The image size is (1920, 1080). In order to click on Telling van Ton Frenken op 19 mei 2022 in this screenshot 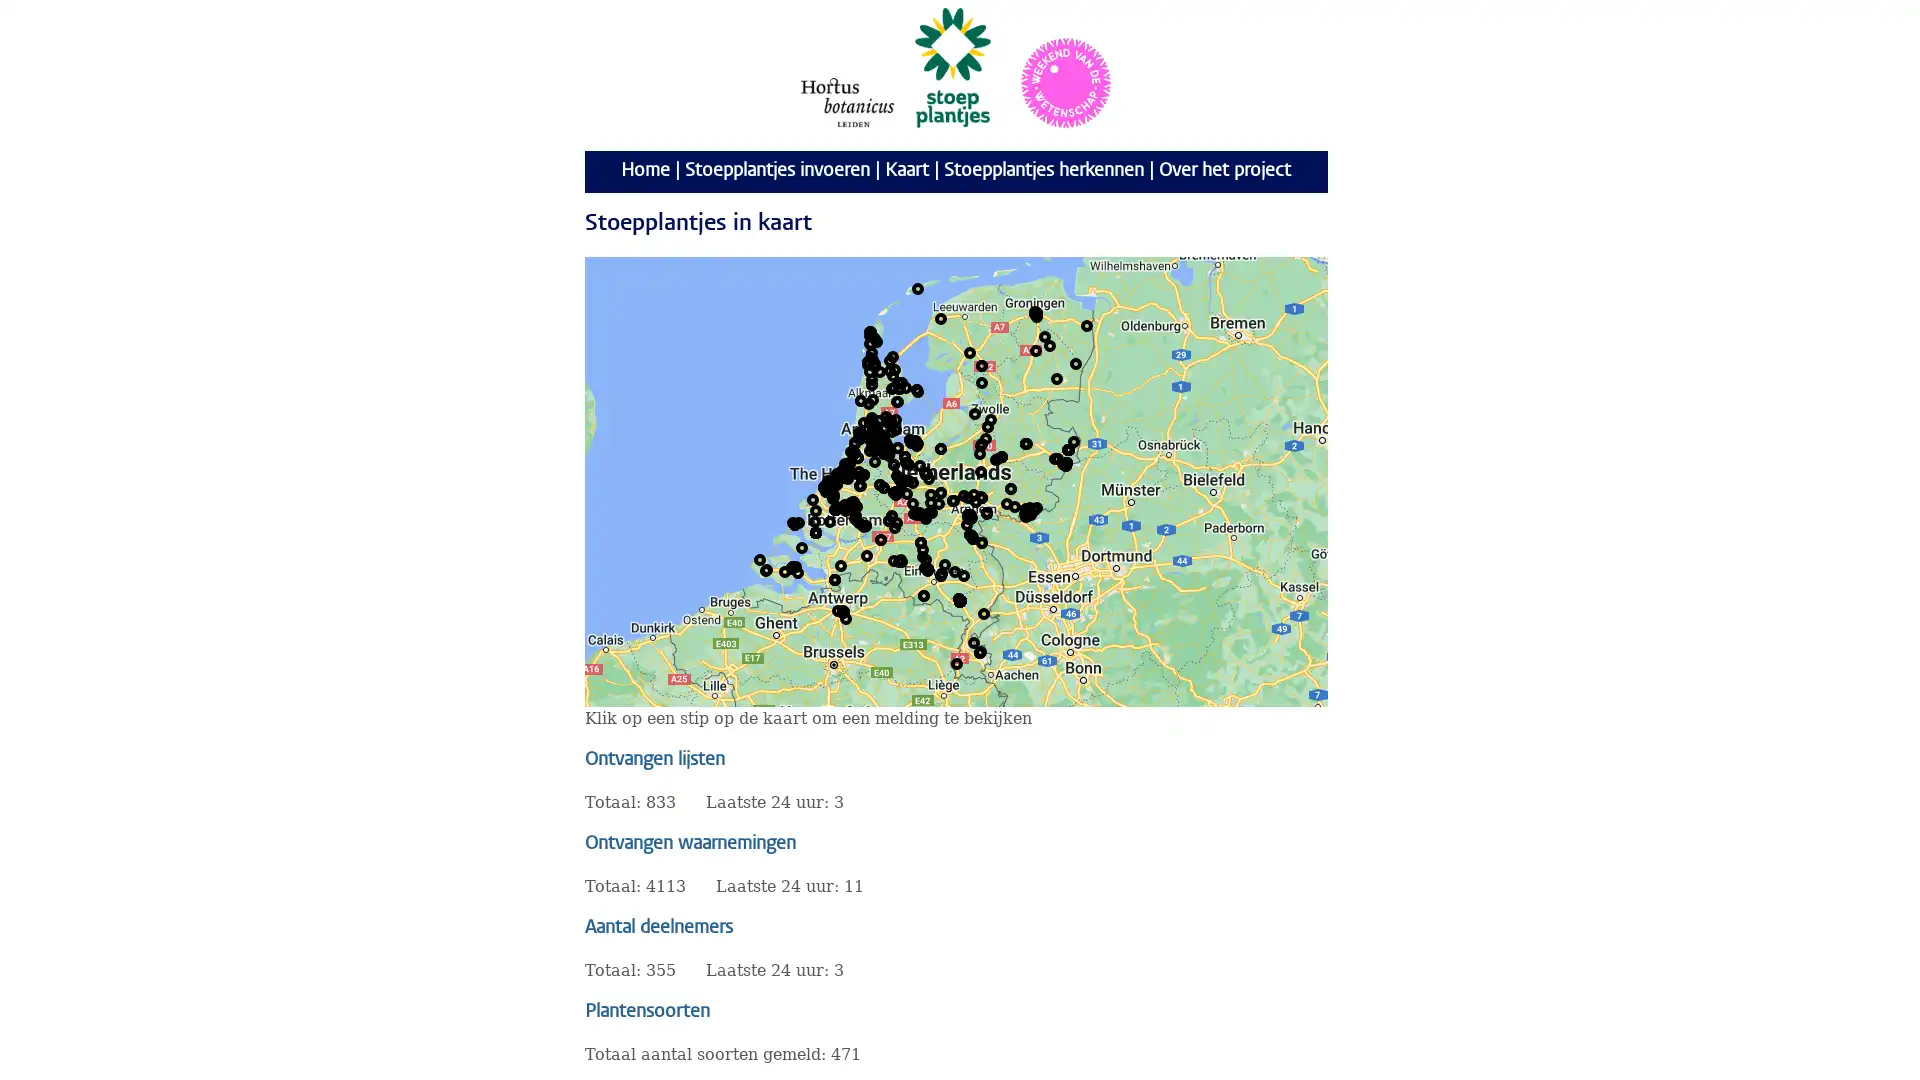, I will do `click(960, 600)`.